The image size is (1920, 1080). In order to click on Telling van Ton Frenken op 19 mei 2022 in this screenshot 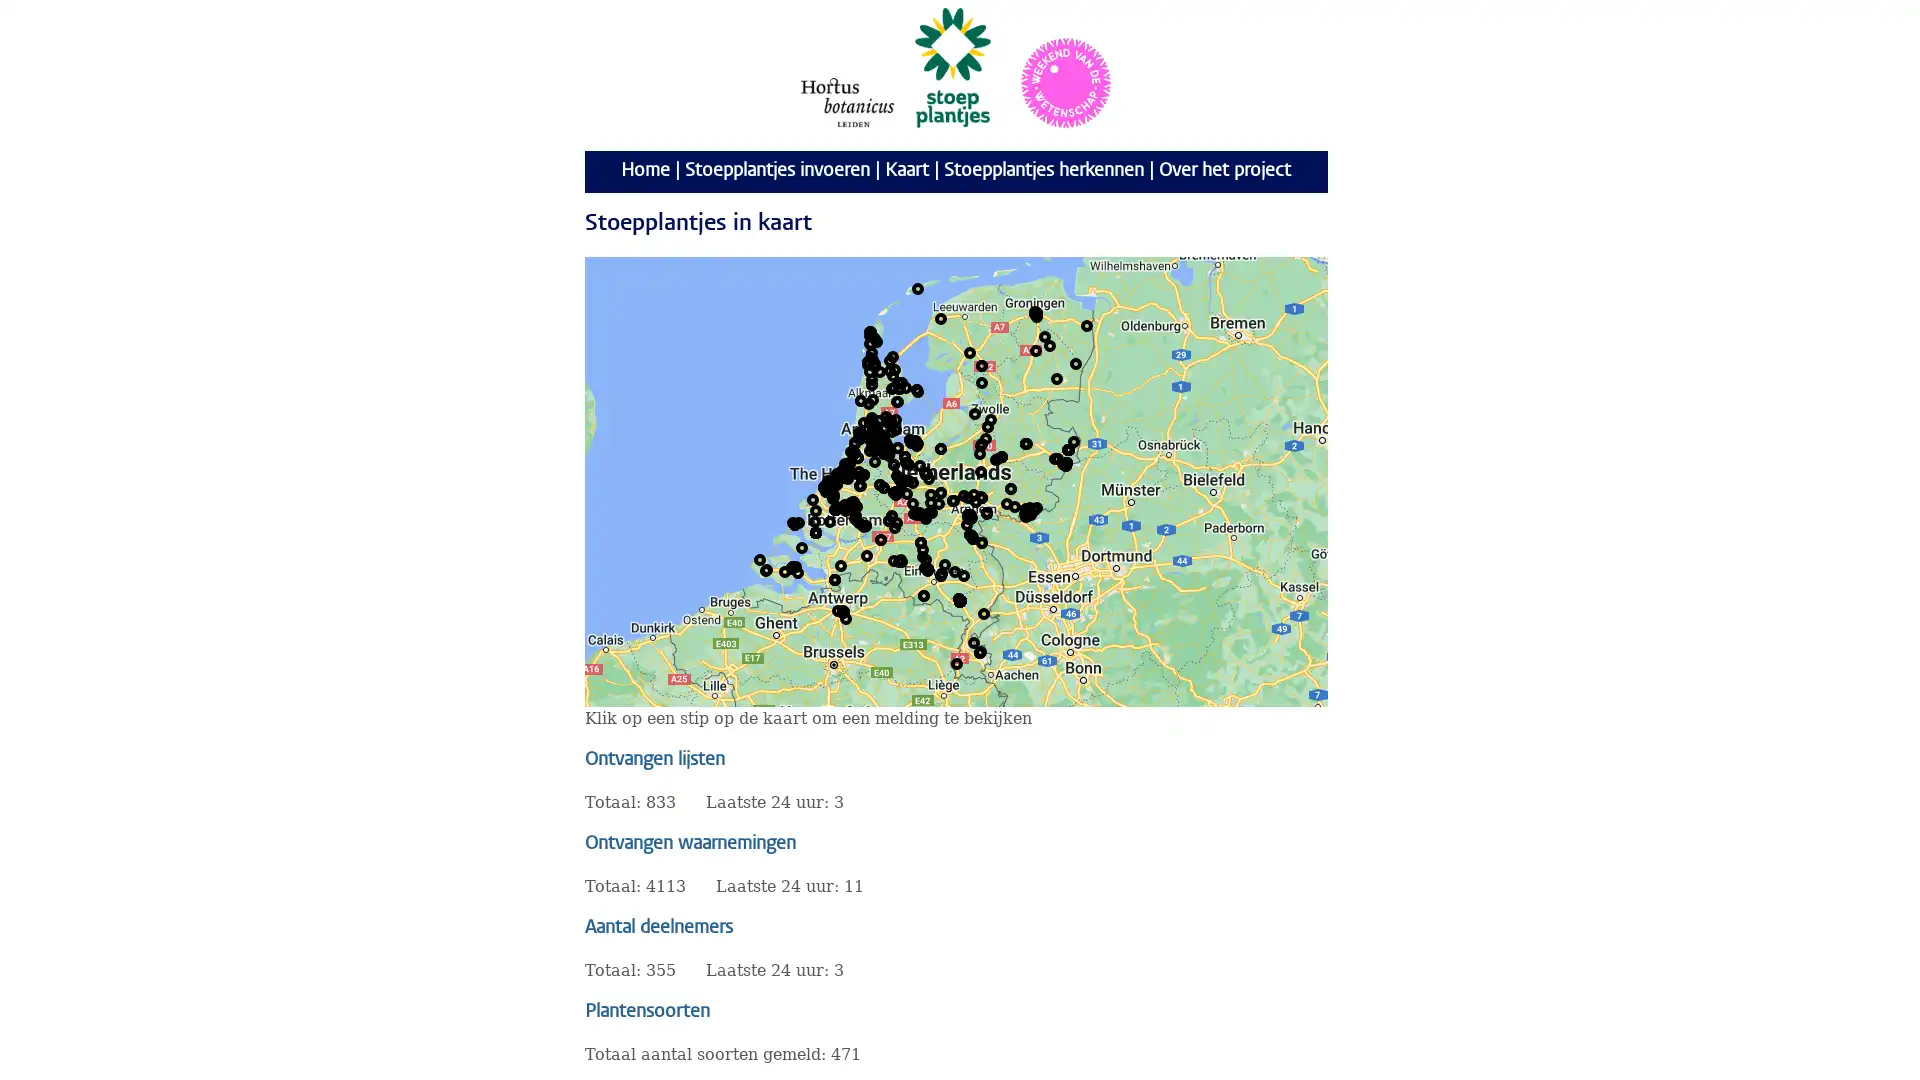, I will do `click(960, 600)`.